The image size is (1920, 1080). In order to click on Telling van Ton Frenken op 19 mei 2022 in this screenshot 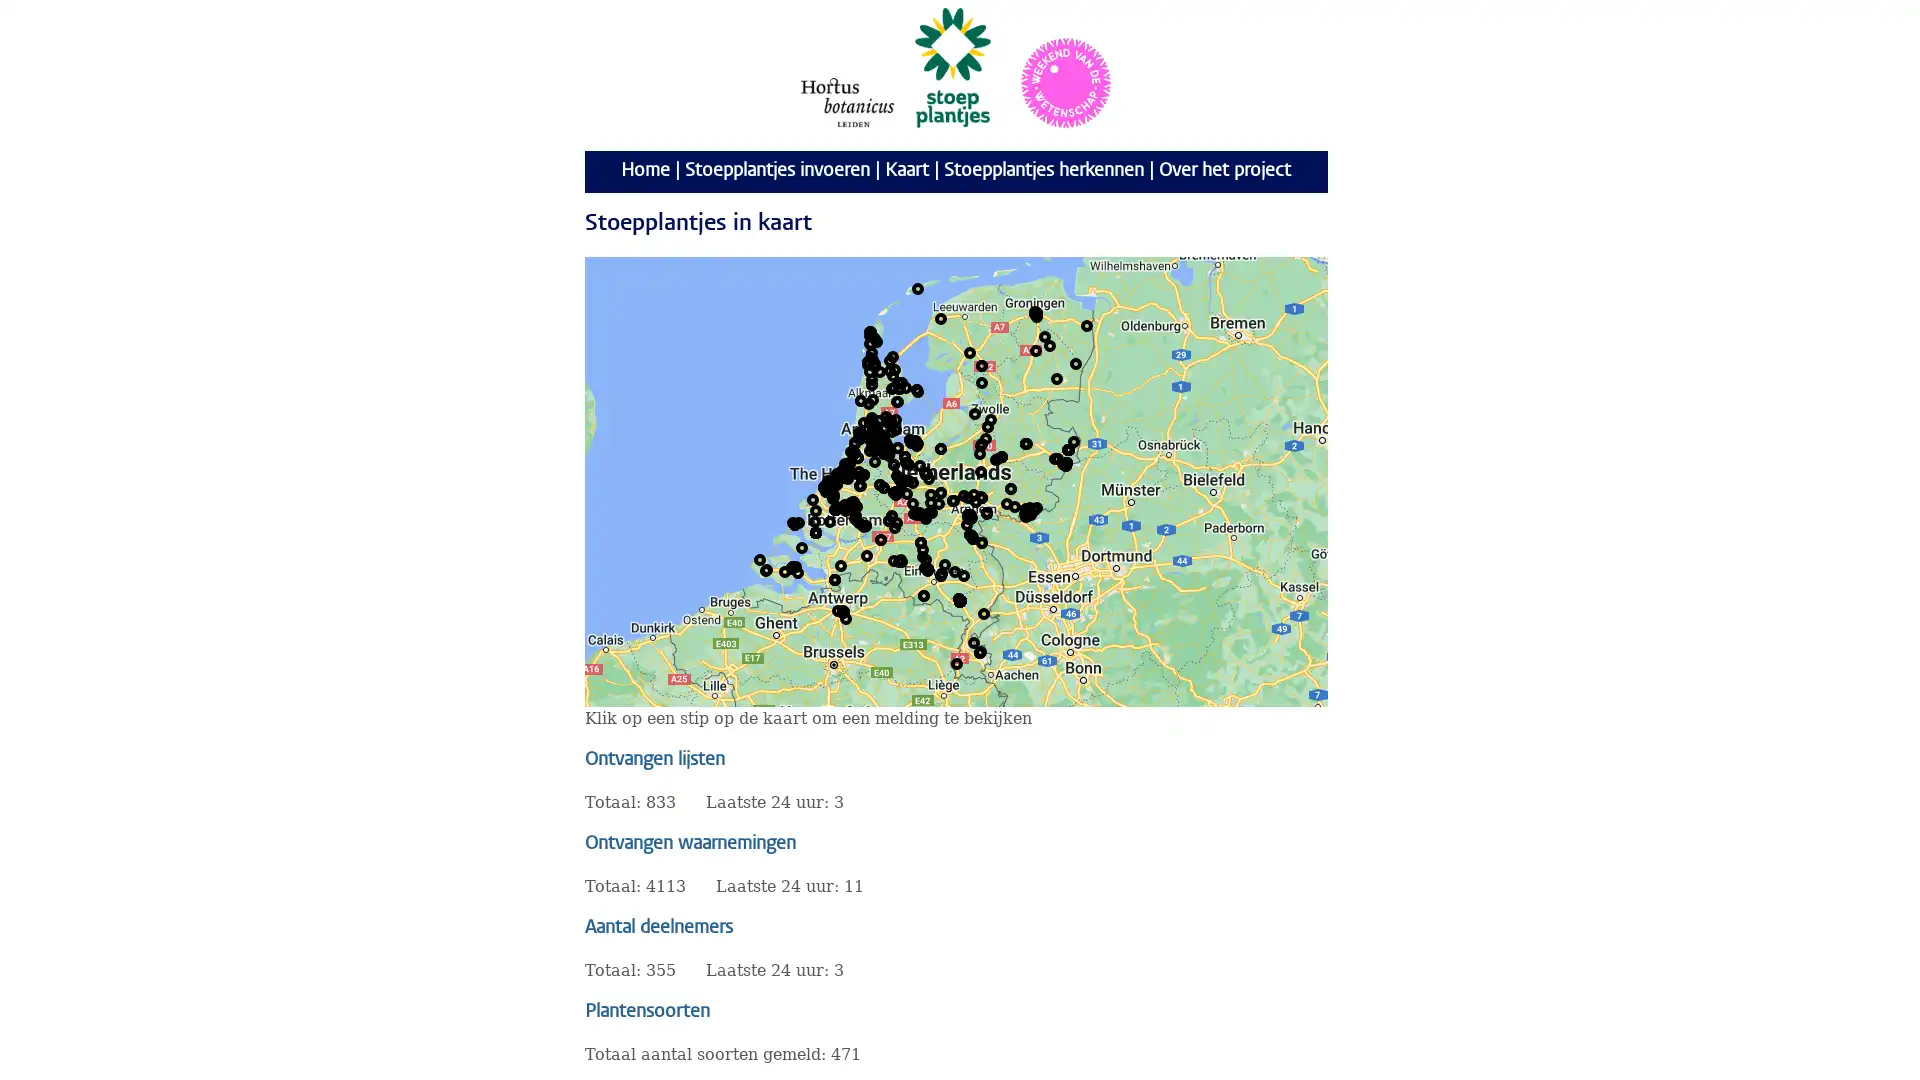, I will do `click(960, 600)`.